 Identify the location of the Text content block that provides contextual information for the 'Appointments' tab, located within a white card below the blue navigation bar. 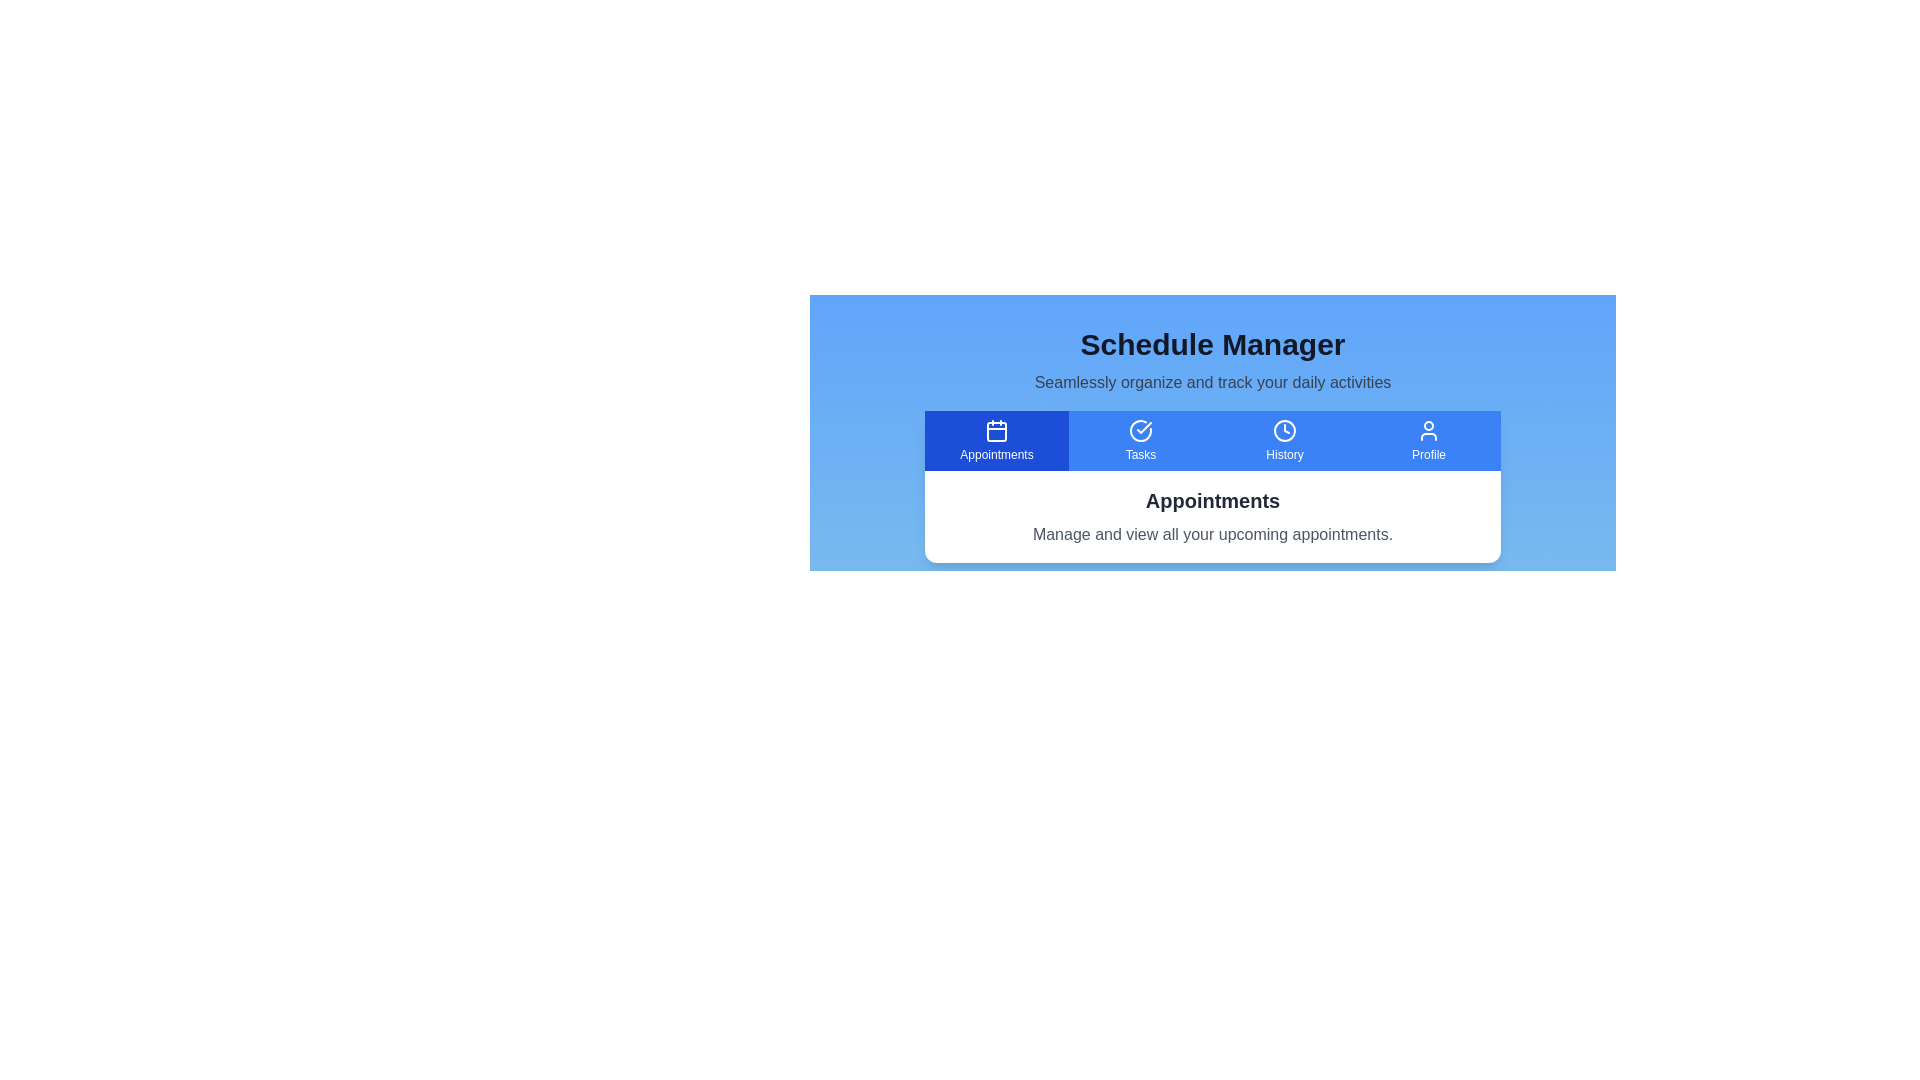
(1212, 486).